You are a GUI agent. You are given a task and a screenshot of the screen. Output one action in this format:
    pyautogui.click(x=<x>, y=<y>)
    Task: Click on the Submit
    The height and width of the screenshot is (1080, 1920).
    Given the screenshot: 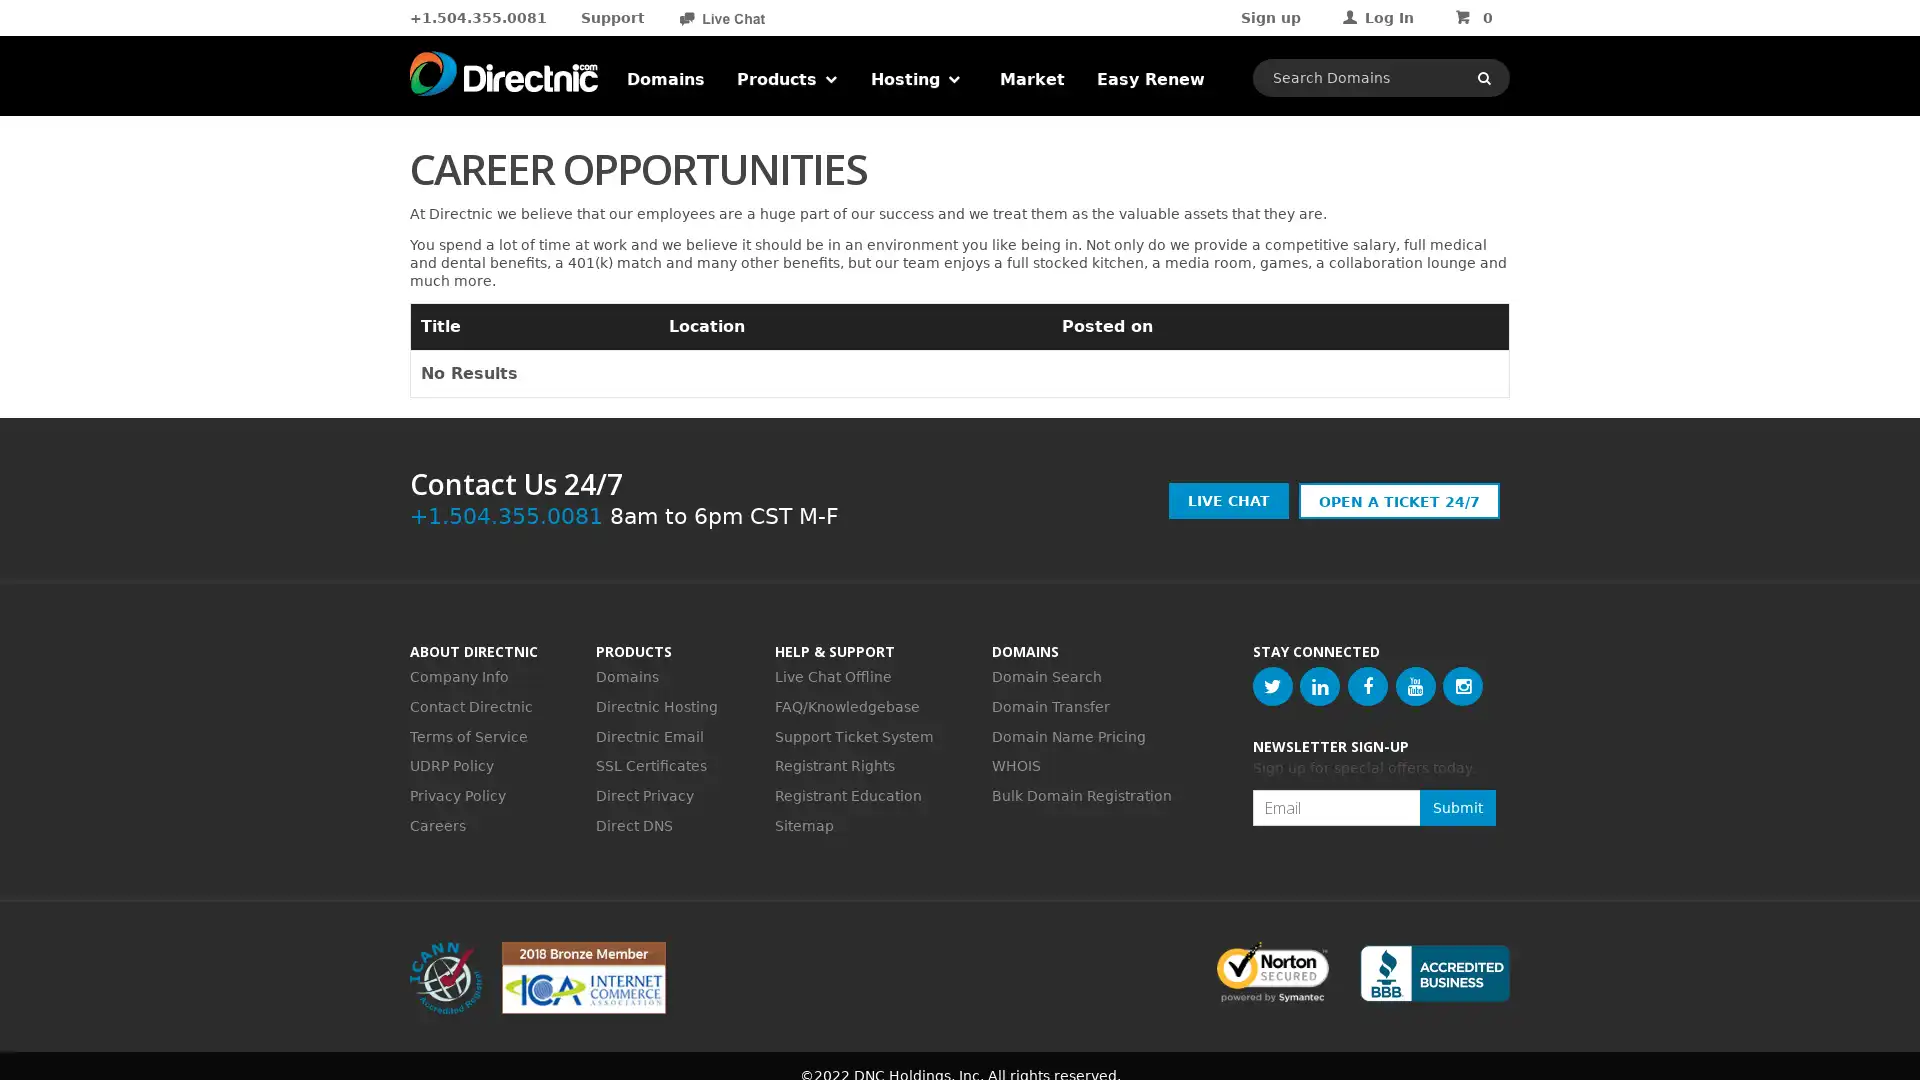 What is the action you would take?
    pyautogui.click(x=1457, y=805)
    